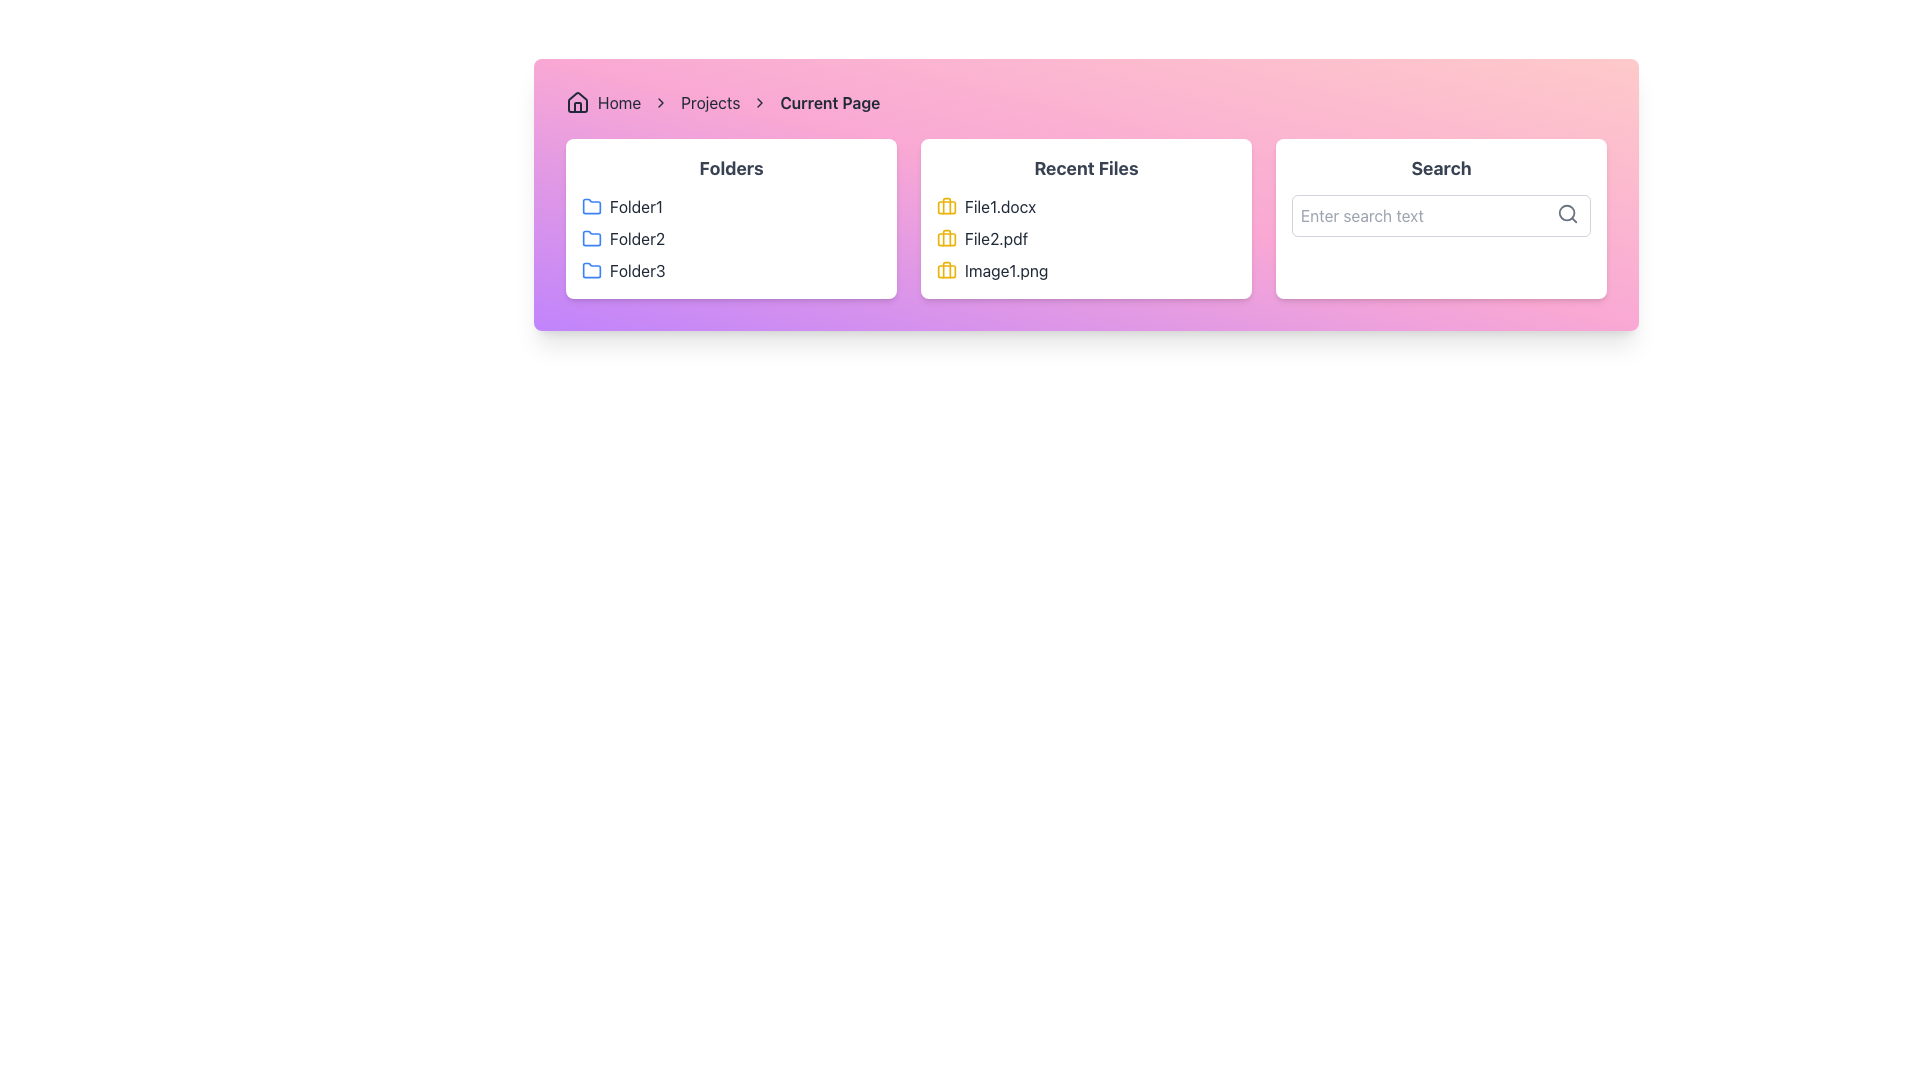 The height and width of the screenshot is (1080, 1920). I want to click on the third folder icon in the 'Folders' section, which is represented as a blue rounded rectangular vector folder icon, so click(590, 270).